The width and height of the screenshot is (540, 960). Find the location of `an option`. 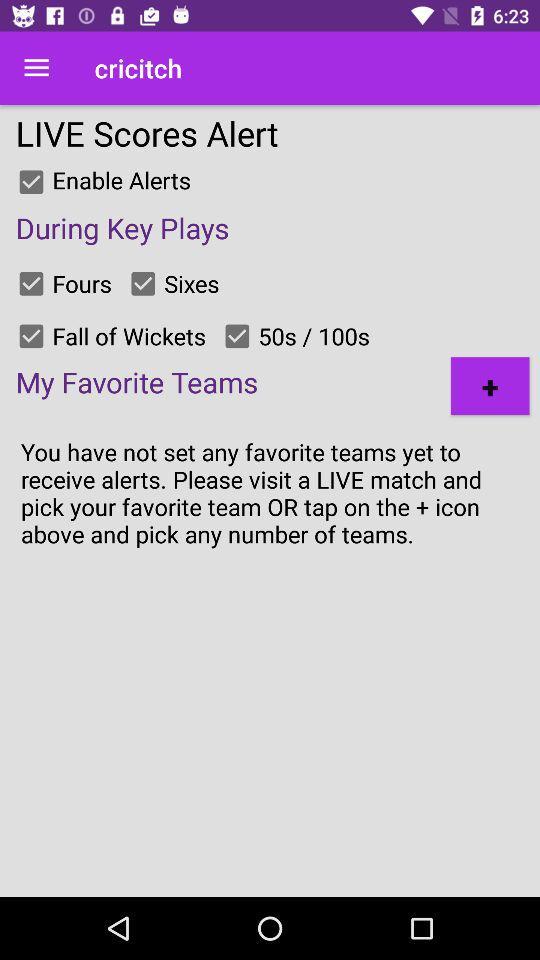

an option is located at coordinates (30, 282).